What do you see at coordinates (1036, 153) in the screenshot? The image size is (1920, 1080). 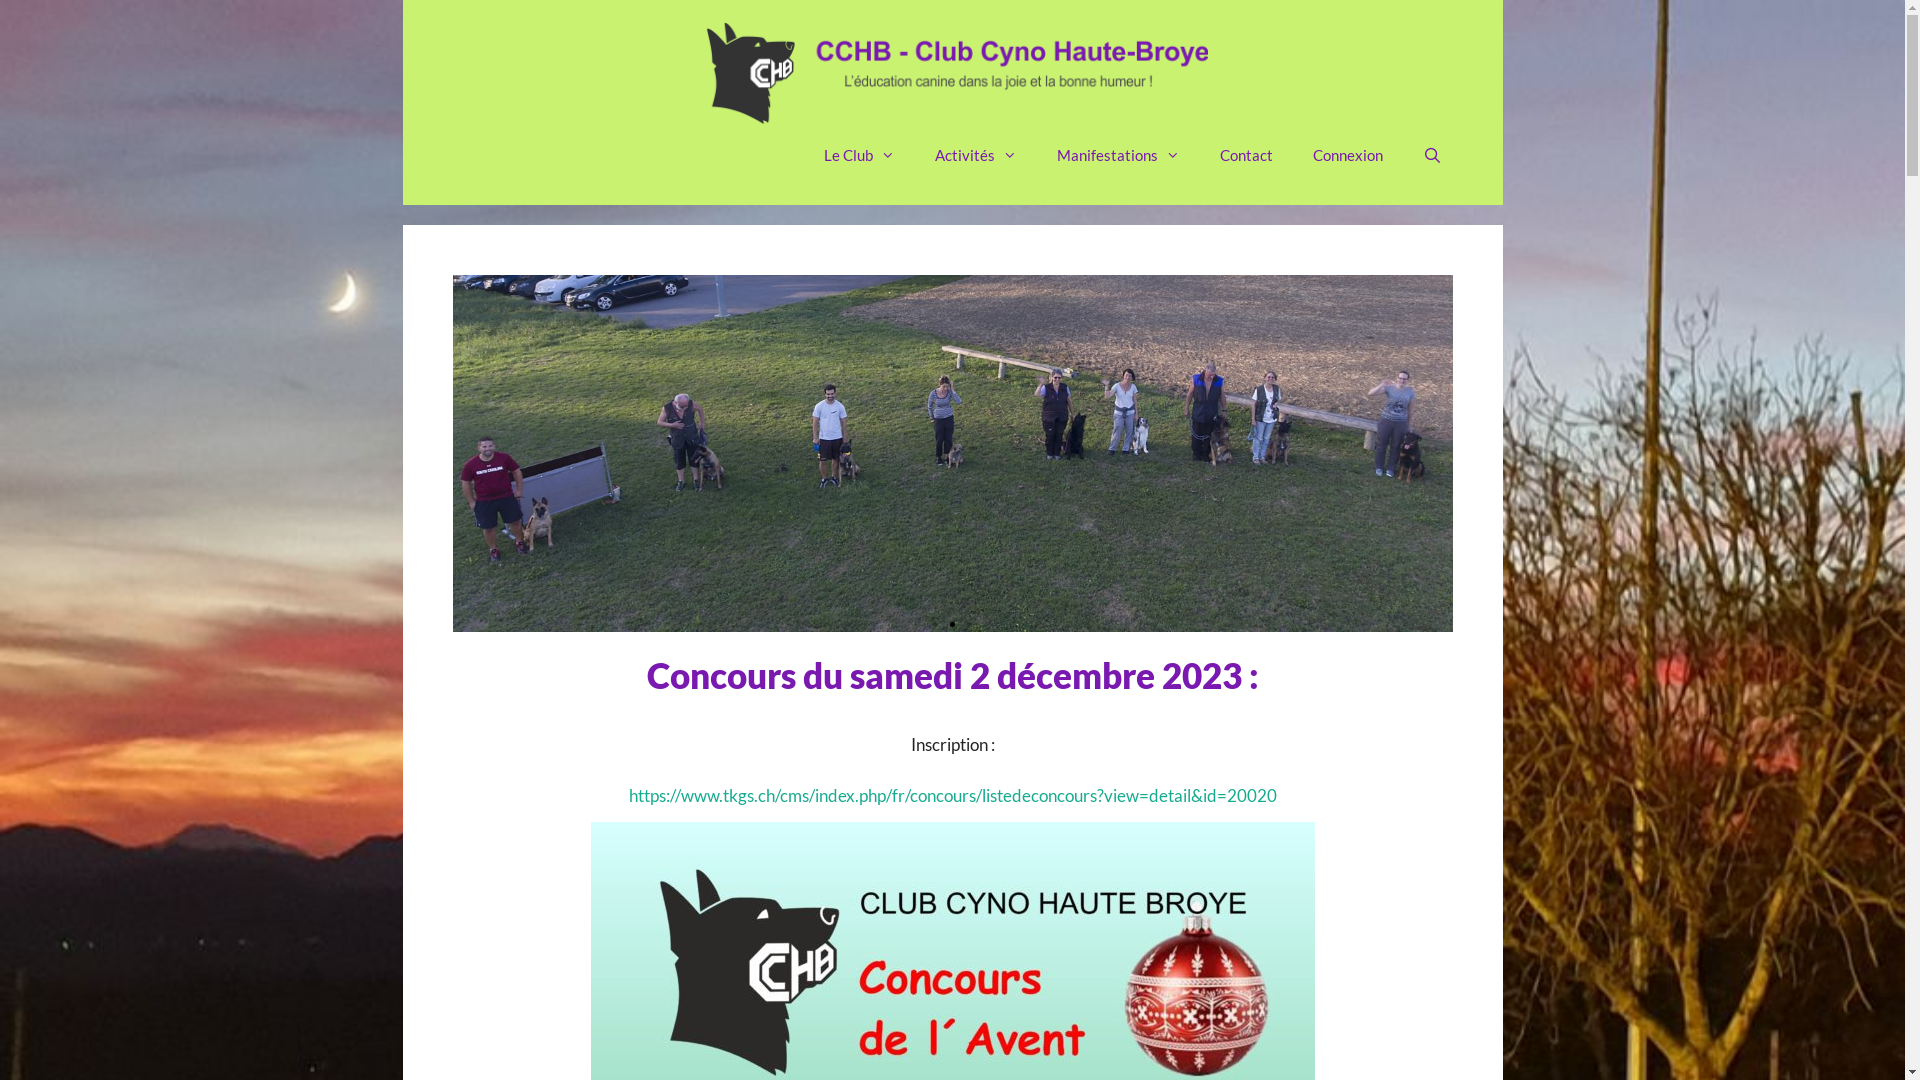 I see `'Manifestations'` at bounding box center [1036, 153].